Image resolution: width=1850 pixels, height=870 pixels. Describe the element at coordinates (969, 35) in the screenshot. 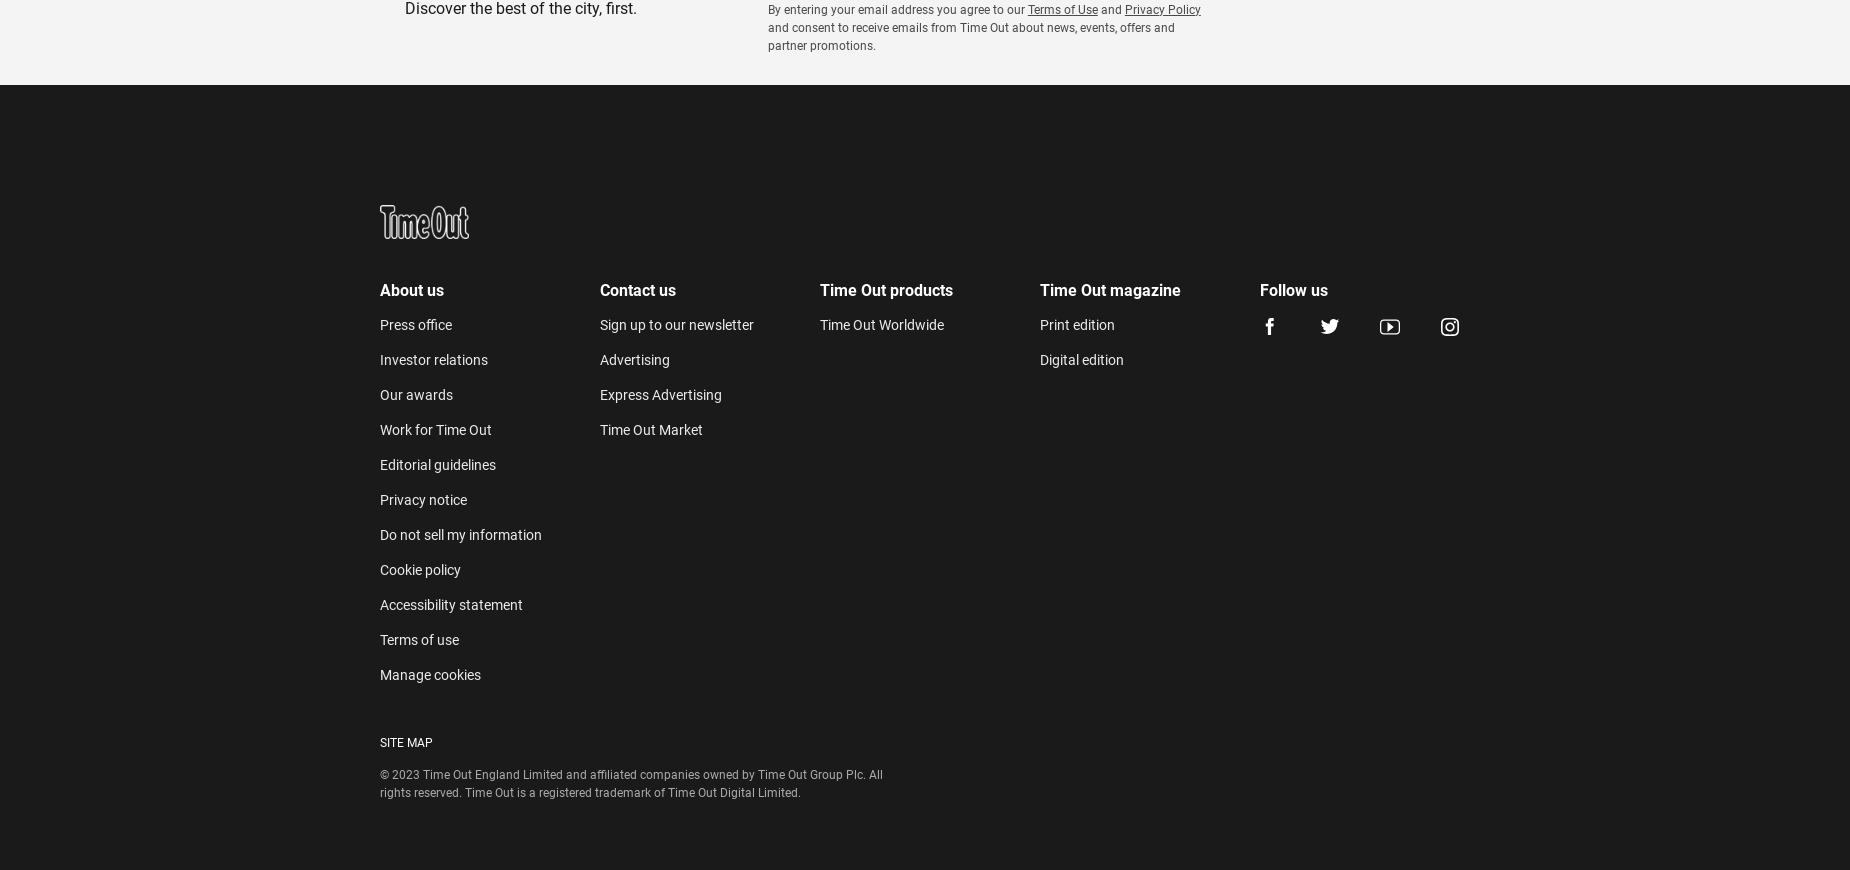

I see `'and consent to receive emails from Time Out about news, events, offers and partner promotions.'` at that location.